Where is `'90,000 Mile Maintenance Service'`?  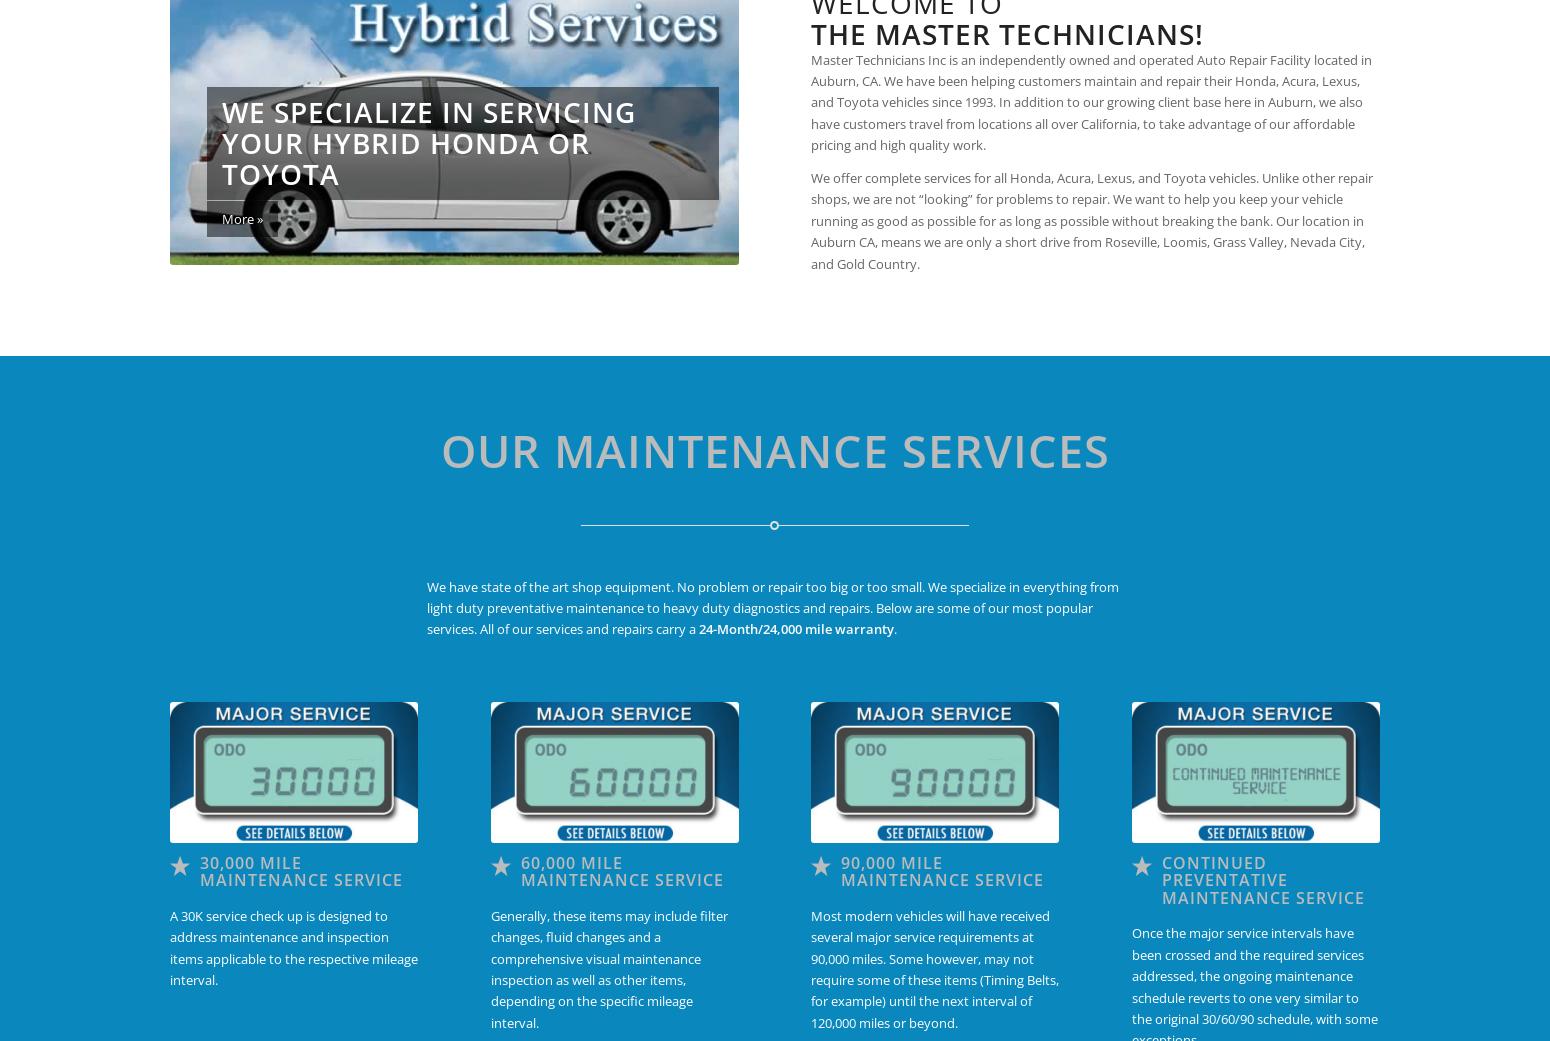 '90,000 Mile Maintenance Service' is located at coordinates (941, 870).